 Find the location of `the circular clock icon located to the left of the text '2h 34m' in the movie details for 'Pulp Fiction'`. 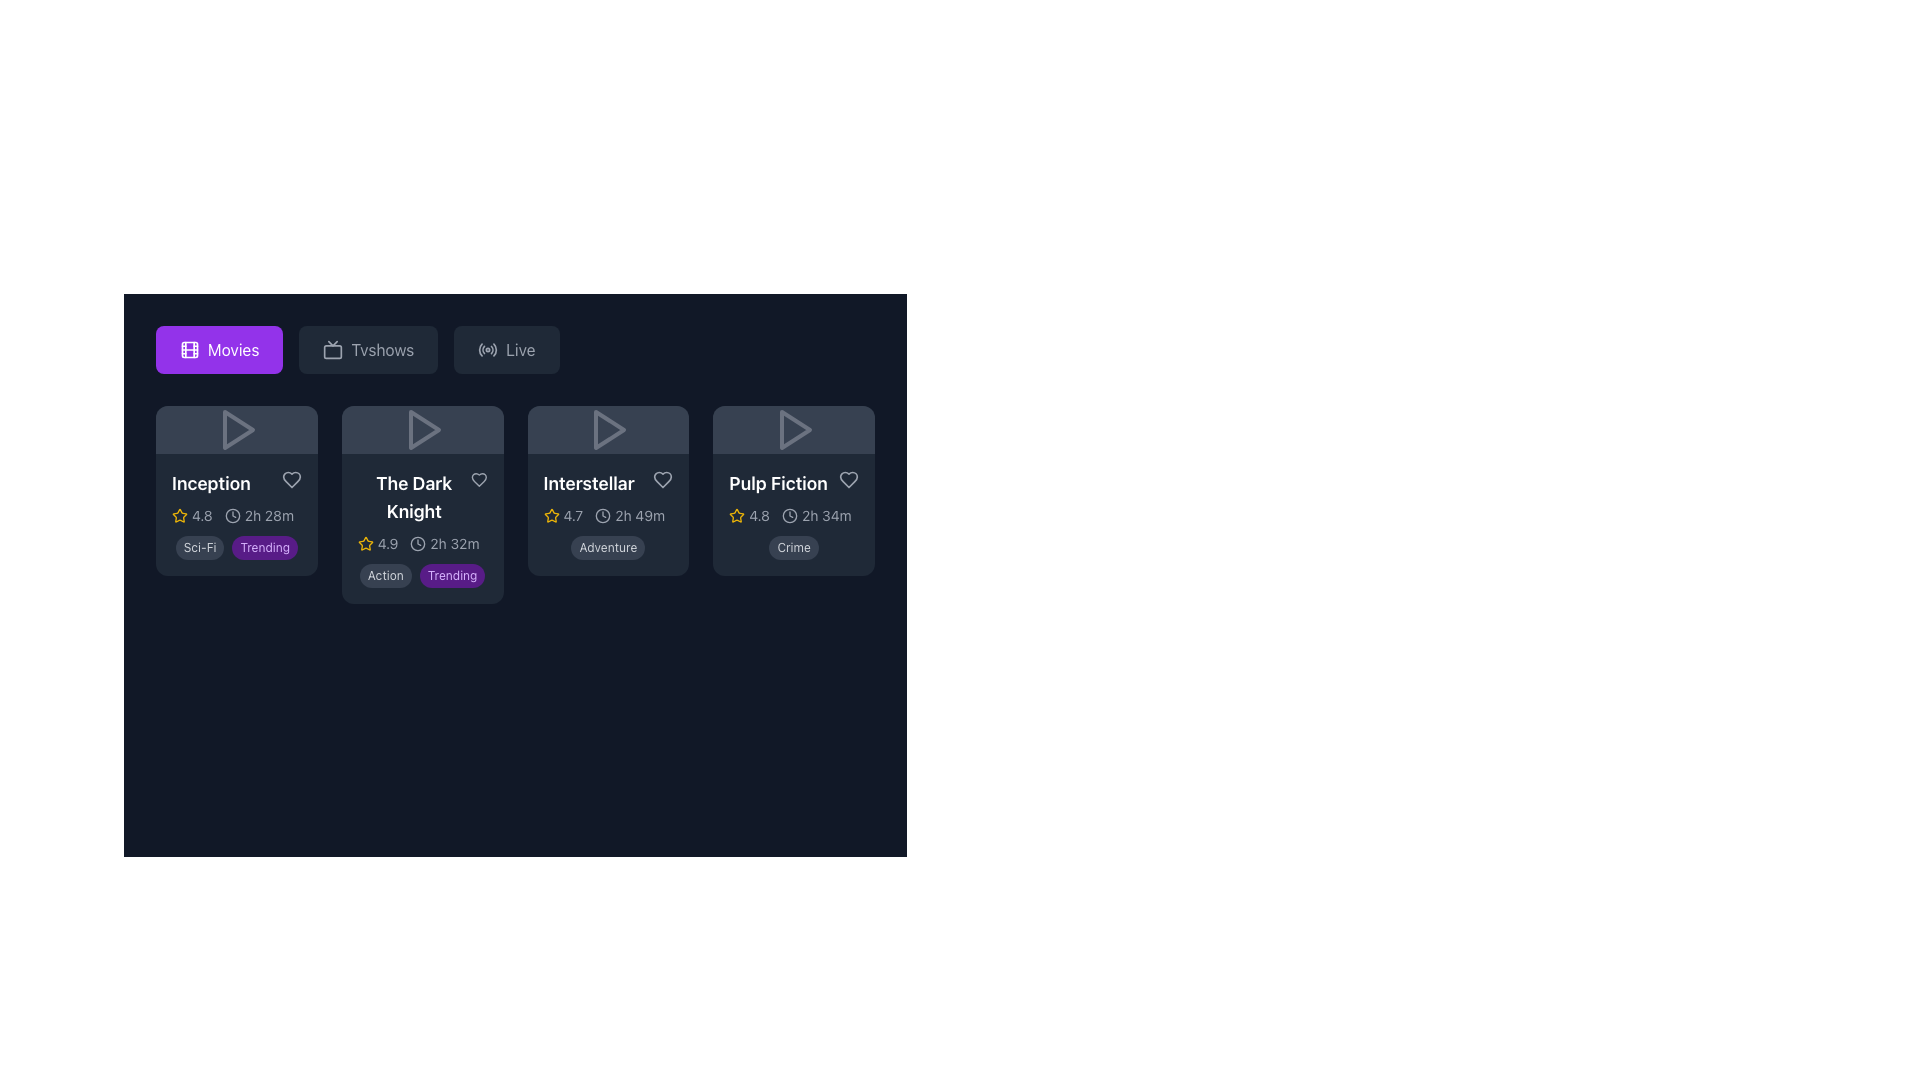

the circular clock icon located to the left of the text '2h 34m' in the movie details for 'Pulp Fiction' is located at coordinates (788, 515).